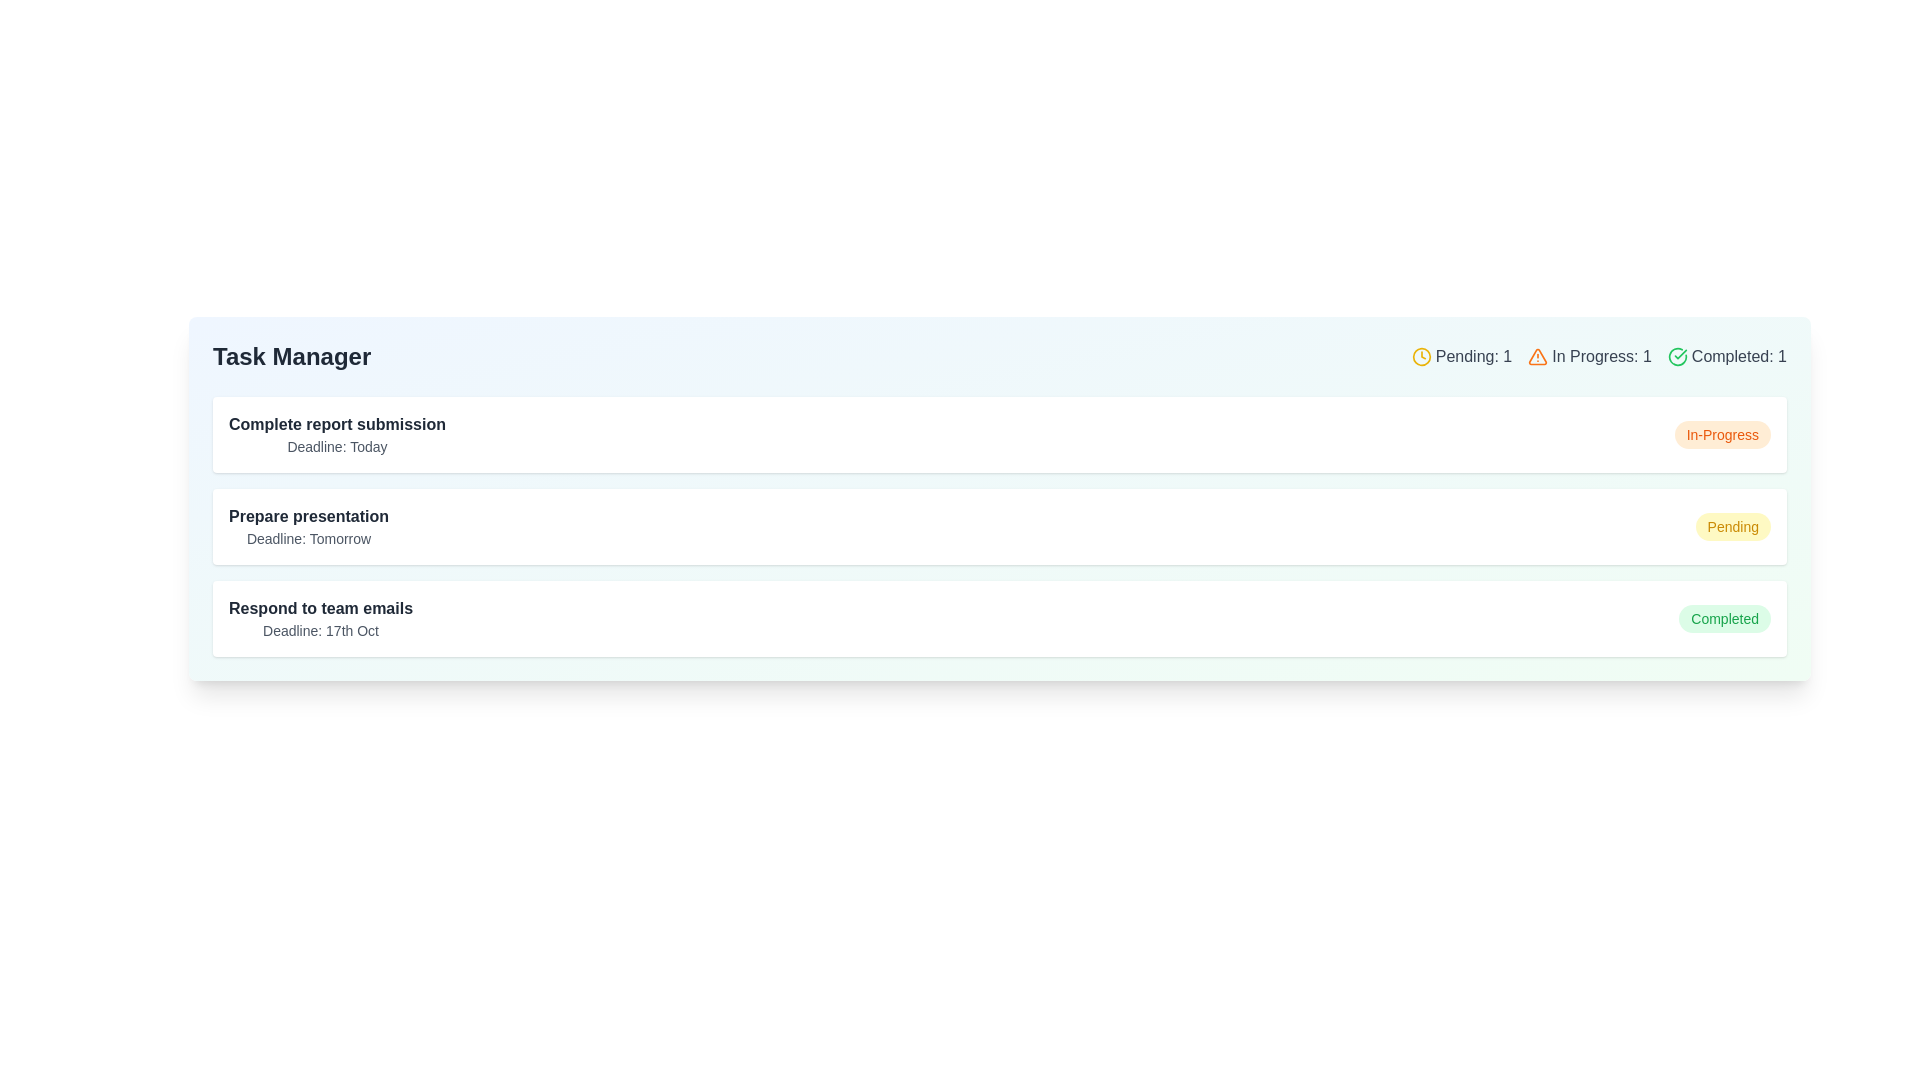 This screenshot has height=1080, width=1920. What do you see at coordinates (337, 446) in the screenshot?
I see `the Text Label that indicates the deadline for the associated task, located below the title 'Complete report submission' in the first task panel` at bounding box center [337, 446].